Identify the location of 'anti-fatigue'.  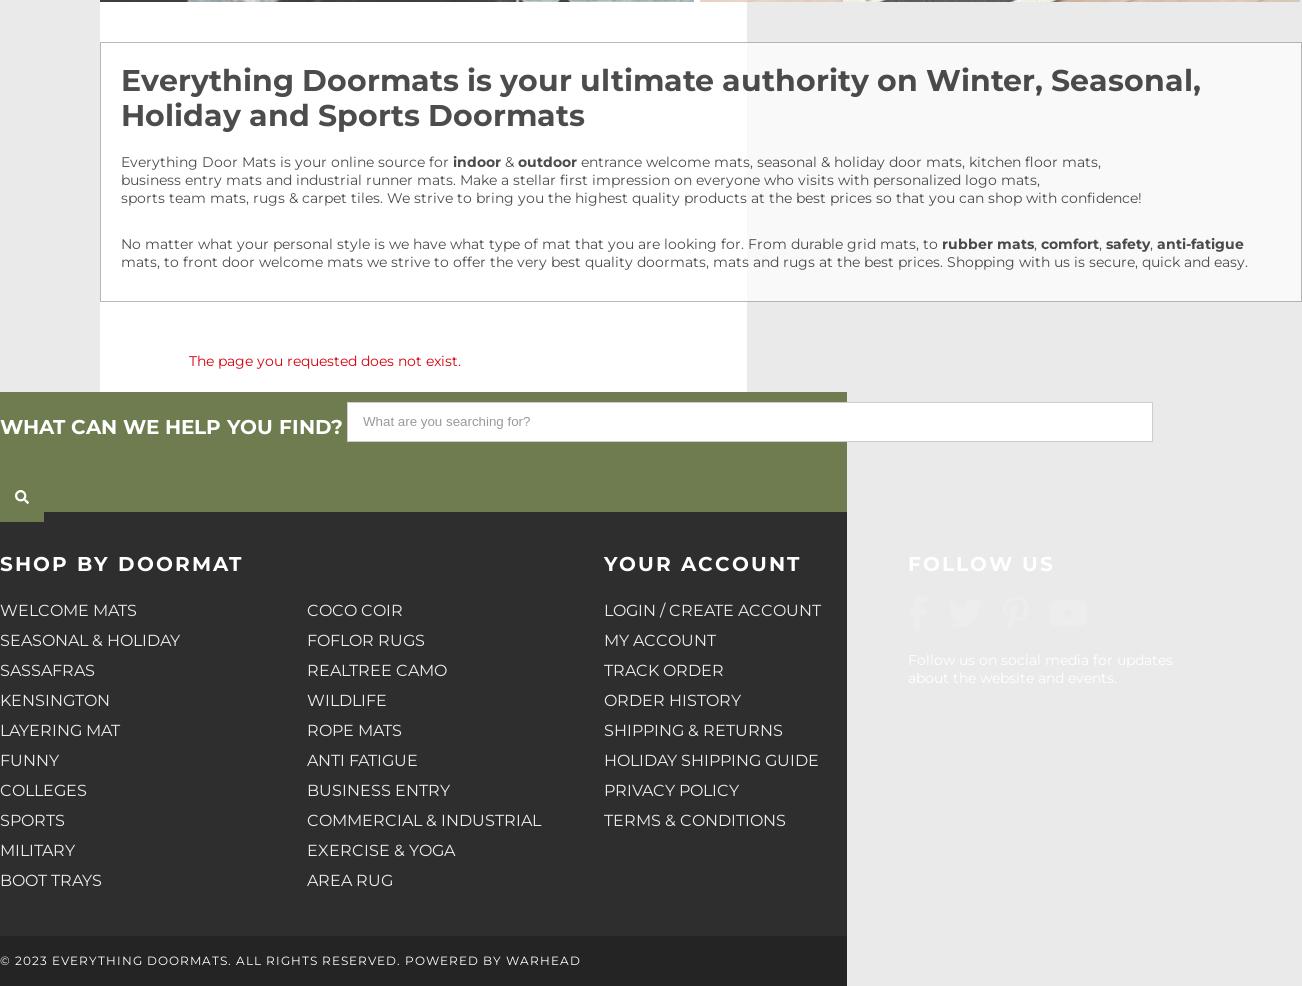
(1200, 243).